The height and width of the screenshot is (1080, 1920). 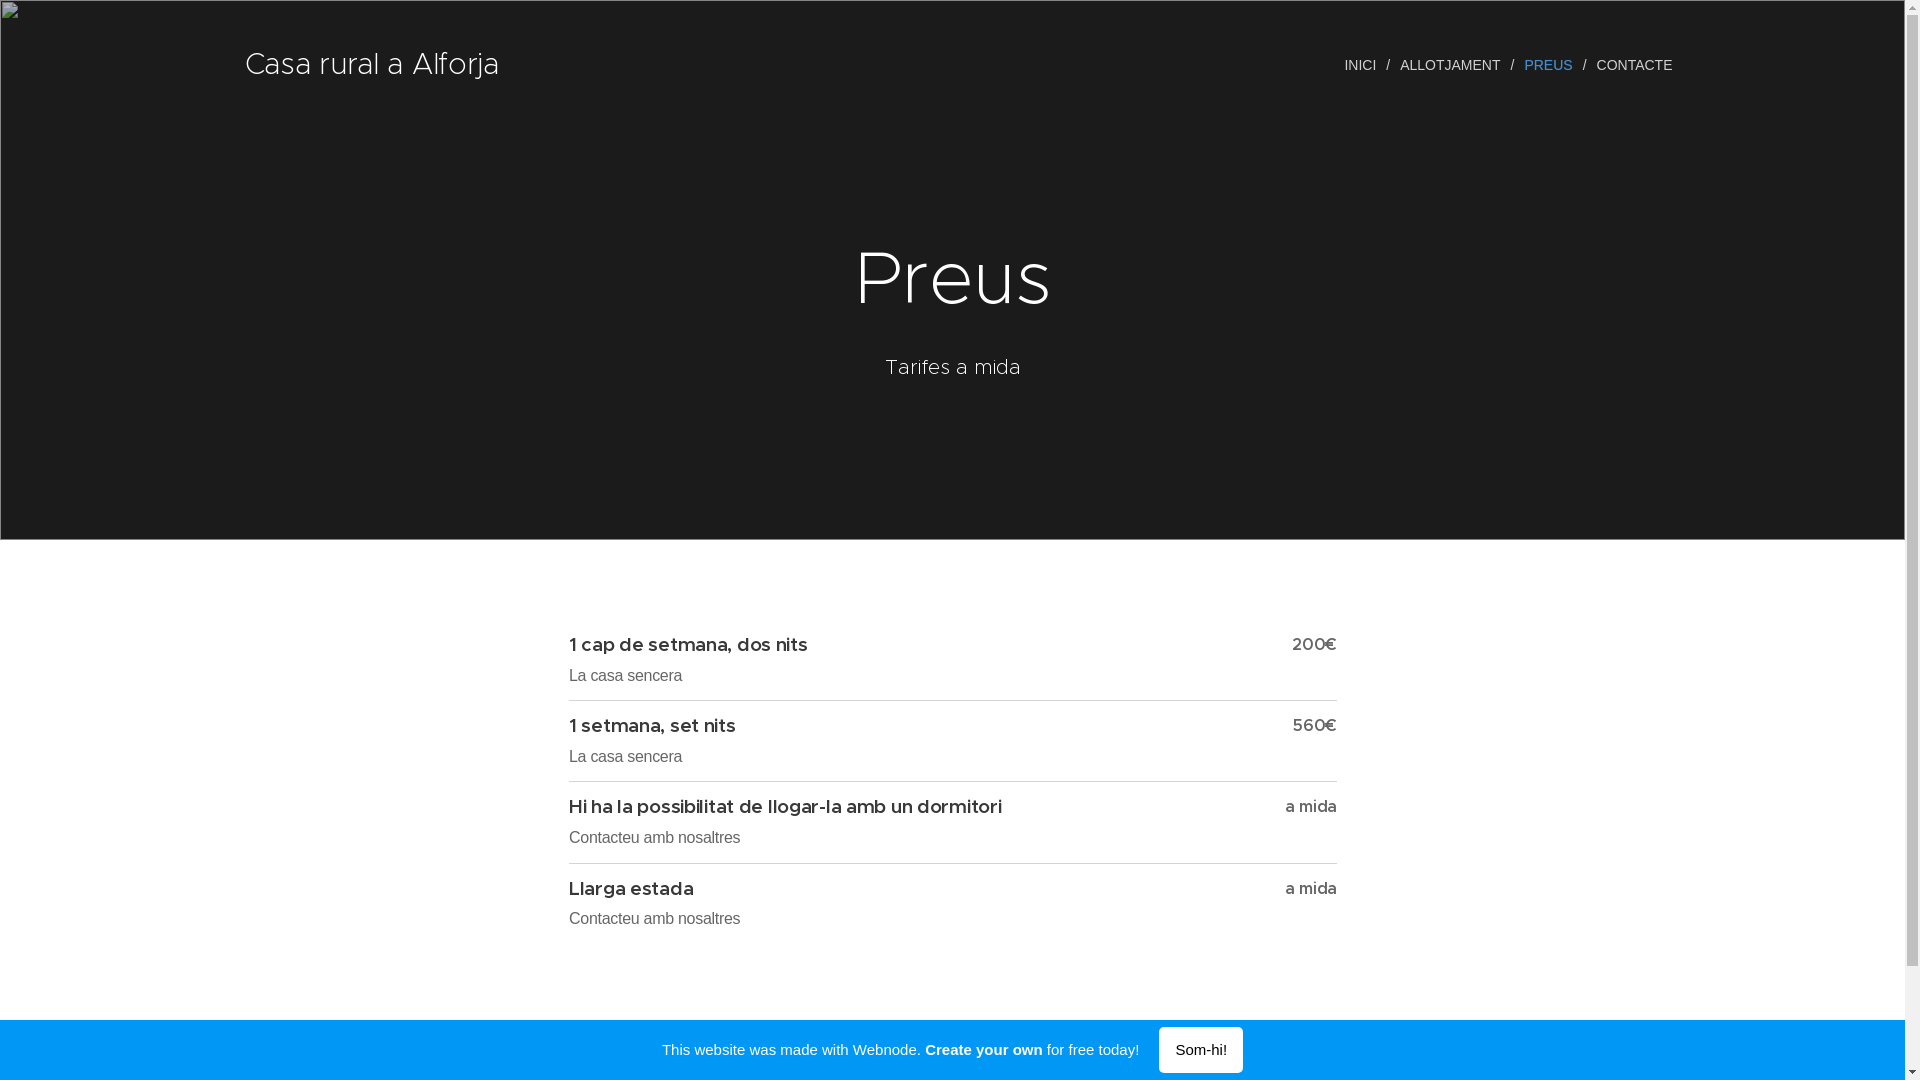 I want to click on 'ALLOTJAMENT', so click(x=1452, y=64).